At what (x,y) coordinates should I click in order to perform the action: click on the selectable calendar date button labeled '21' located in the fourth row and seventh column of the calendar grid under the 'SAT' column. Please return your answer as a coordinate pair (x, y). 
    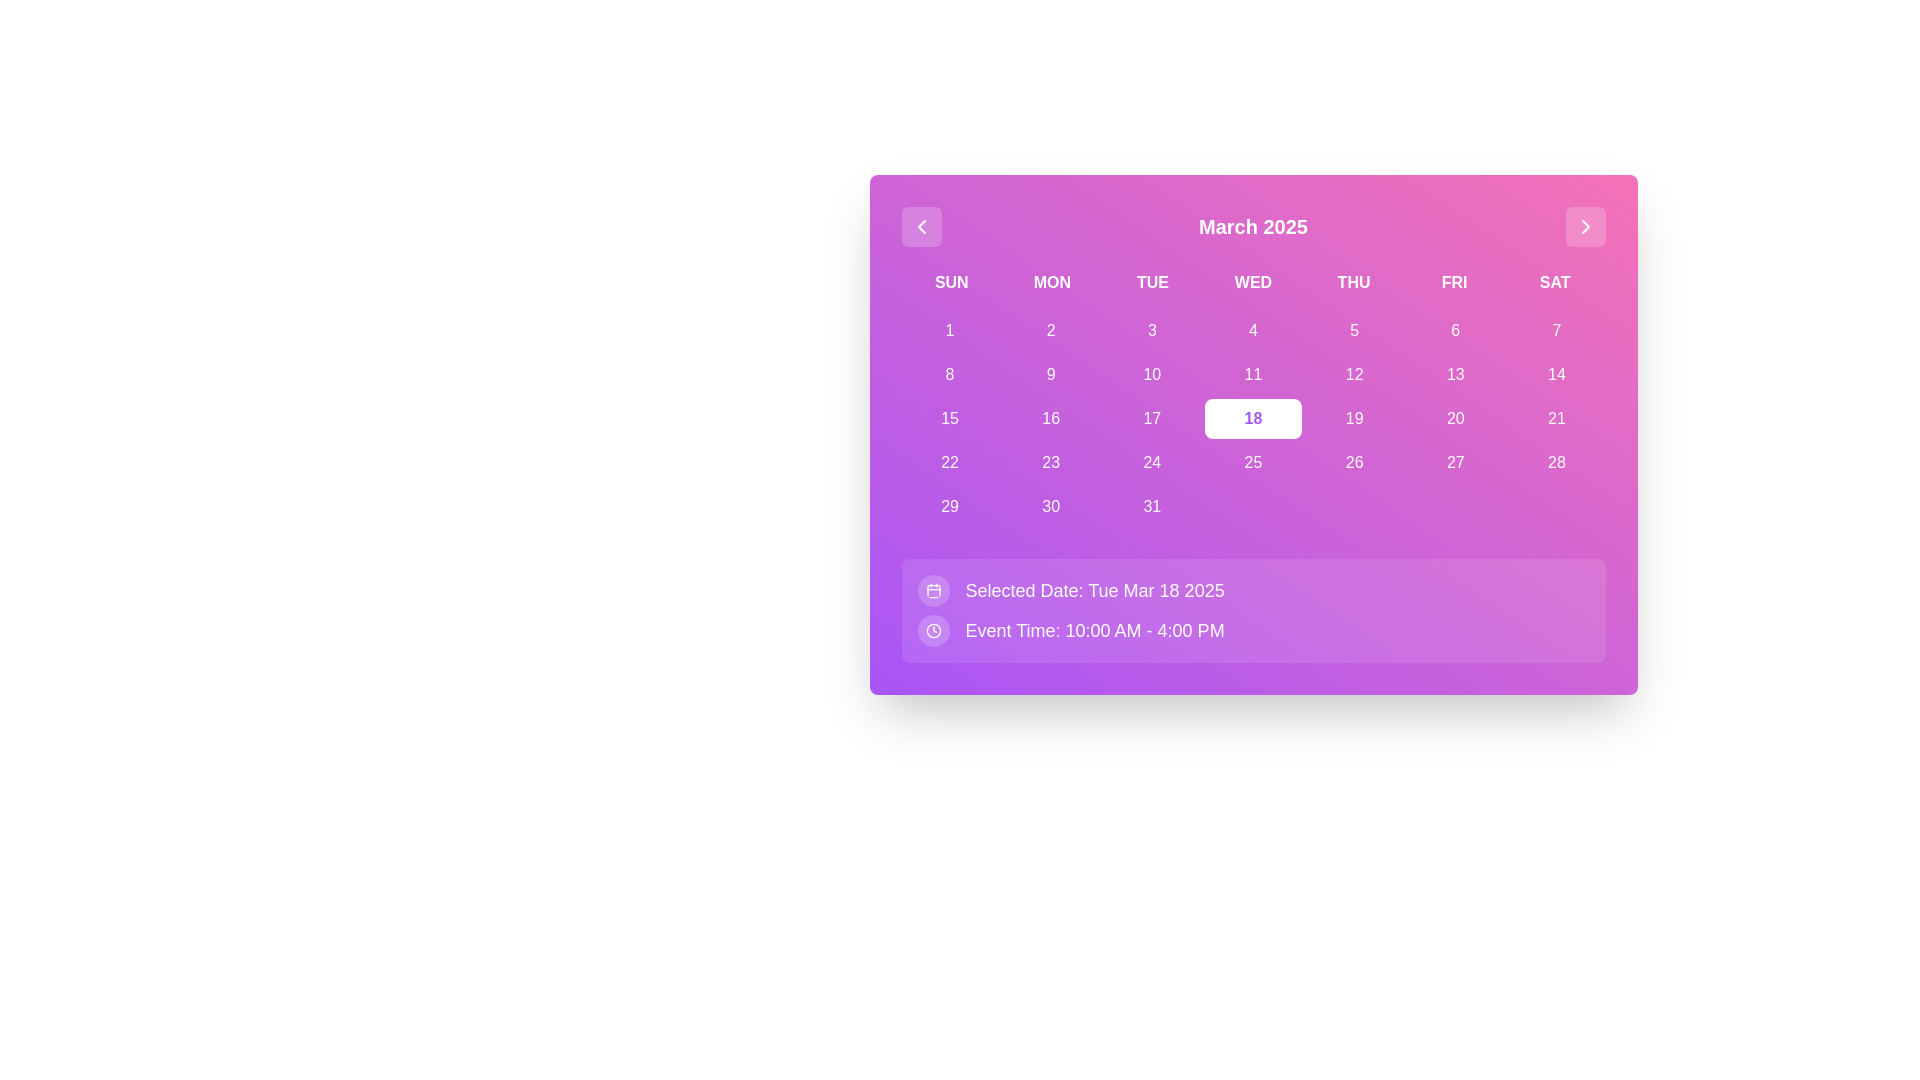
    Looking at the image, I should click on (1555, 418).